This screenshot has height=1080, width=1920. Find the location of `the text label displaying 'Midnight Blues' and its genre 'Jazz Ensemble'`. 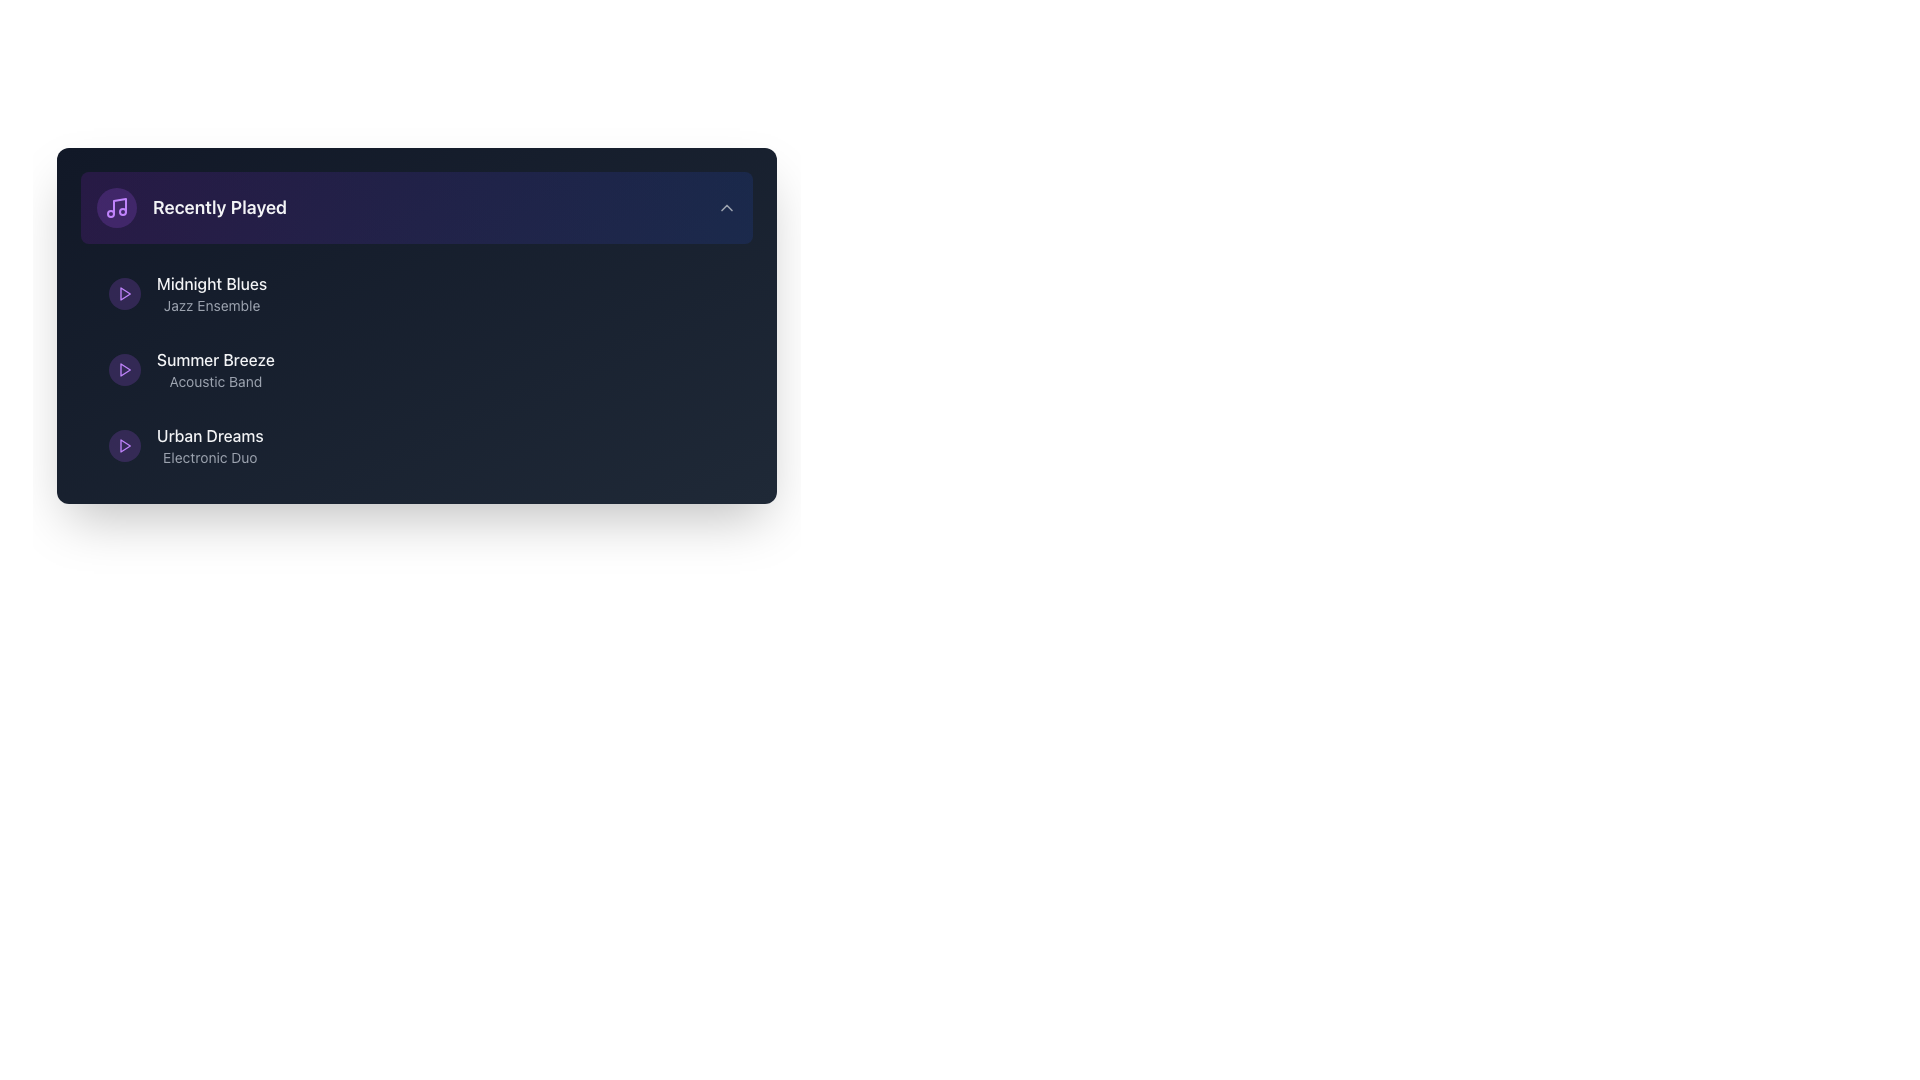

the text label displaying 'Midnight Blues' and its genre 'Jazz Ensemble' is located at coordinates (188, 293).